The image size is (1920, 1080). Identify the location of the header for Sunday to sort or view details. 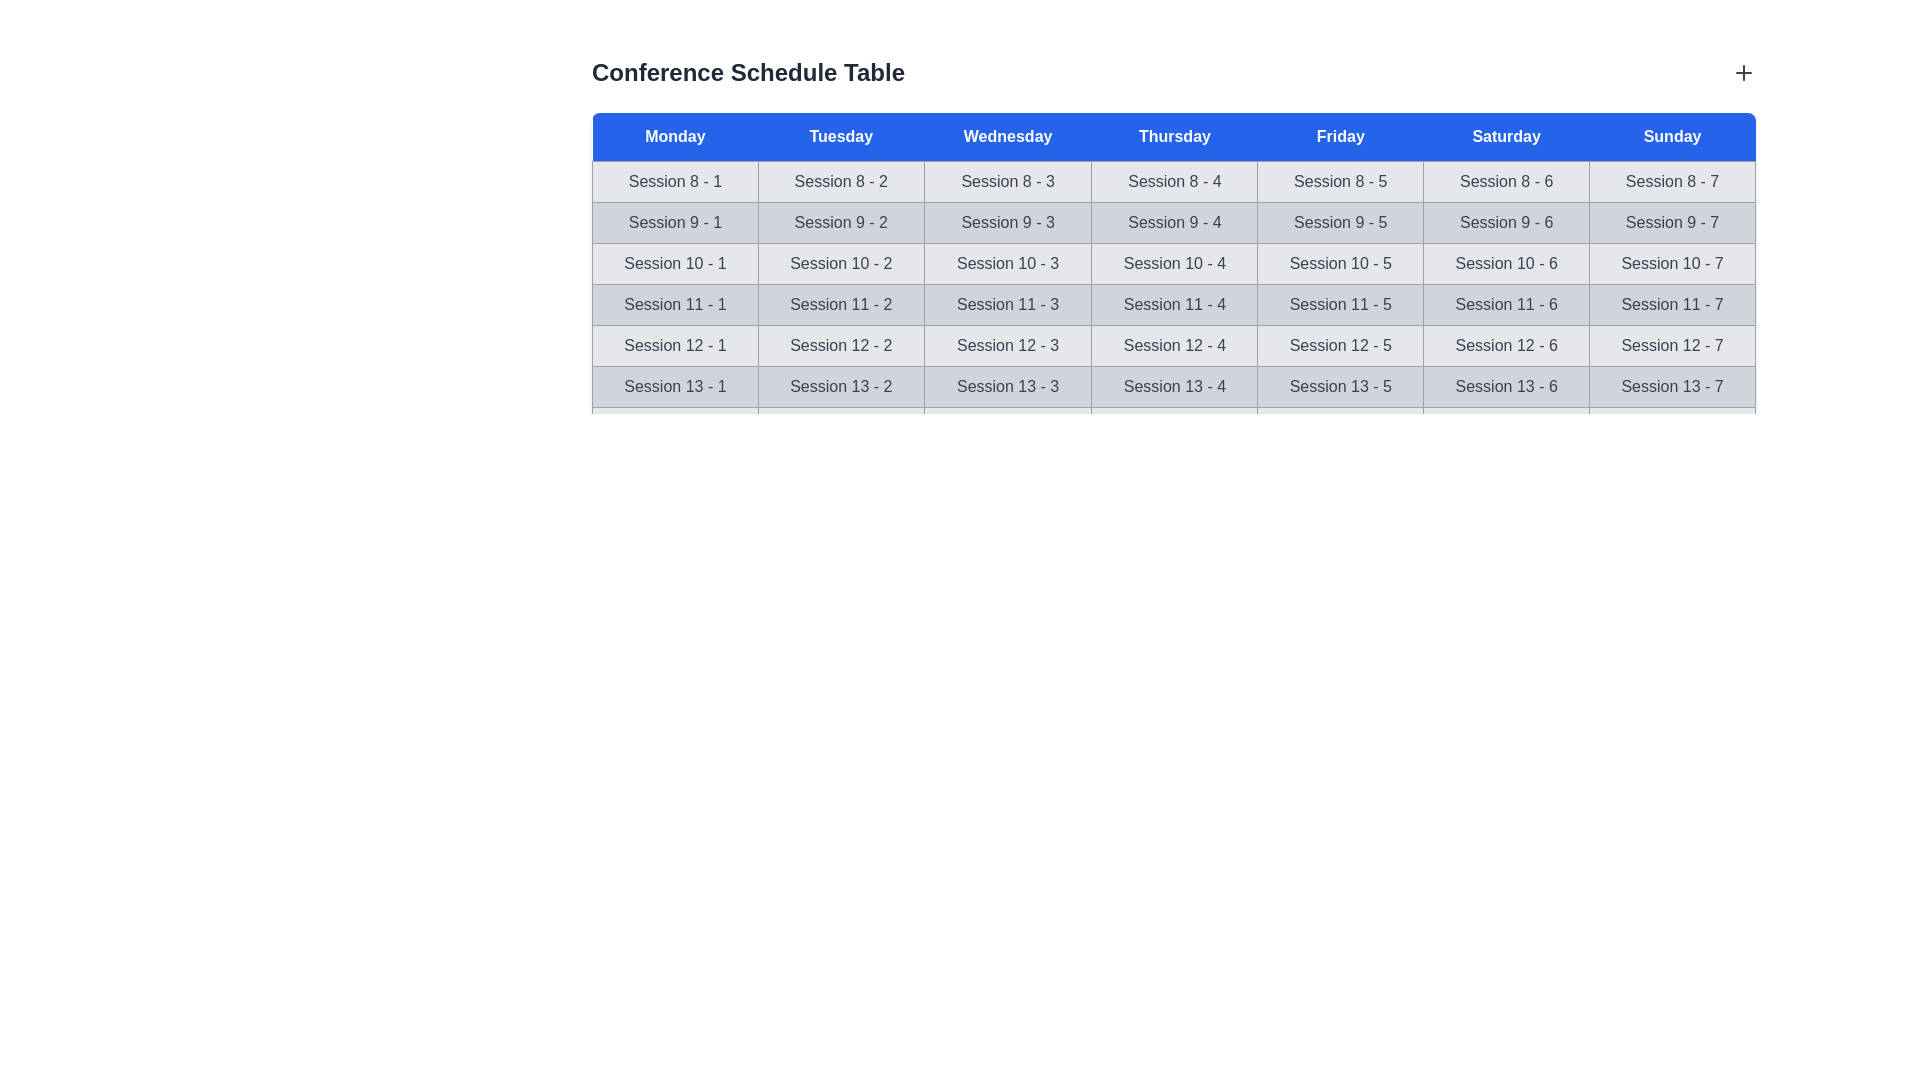
(1672, 136).